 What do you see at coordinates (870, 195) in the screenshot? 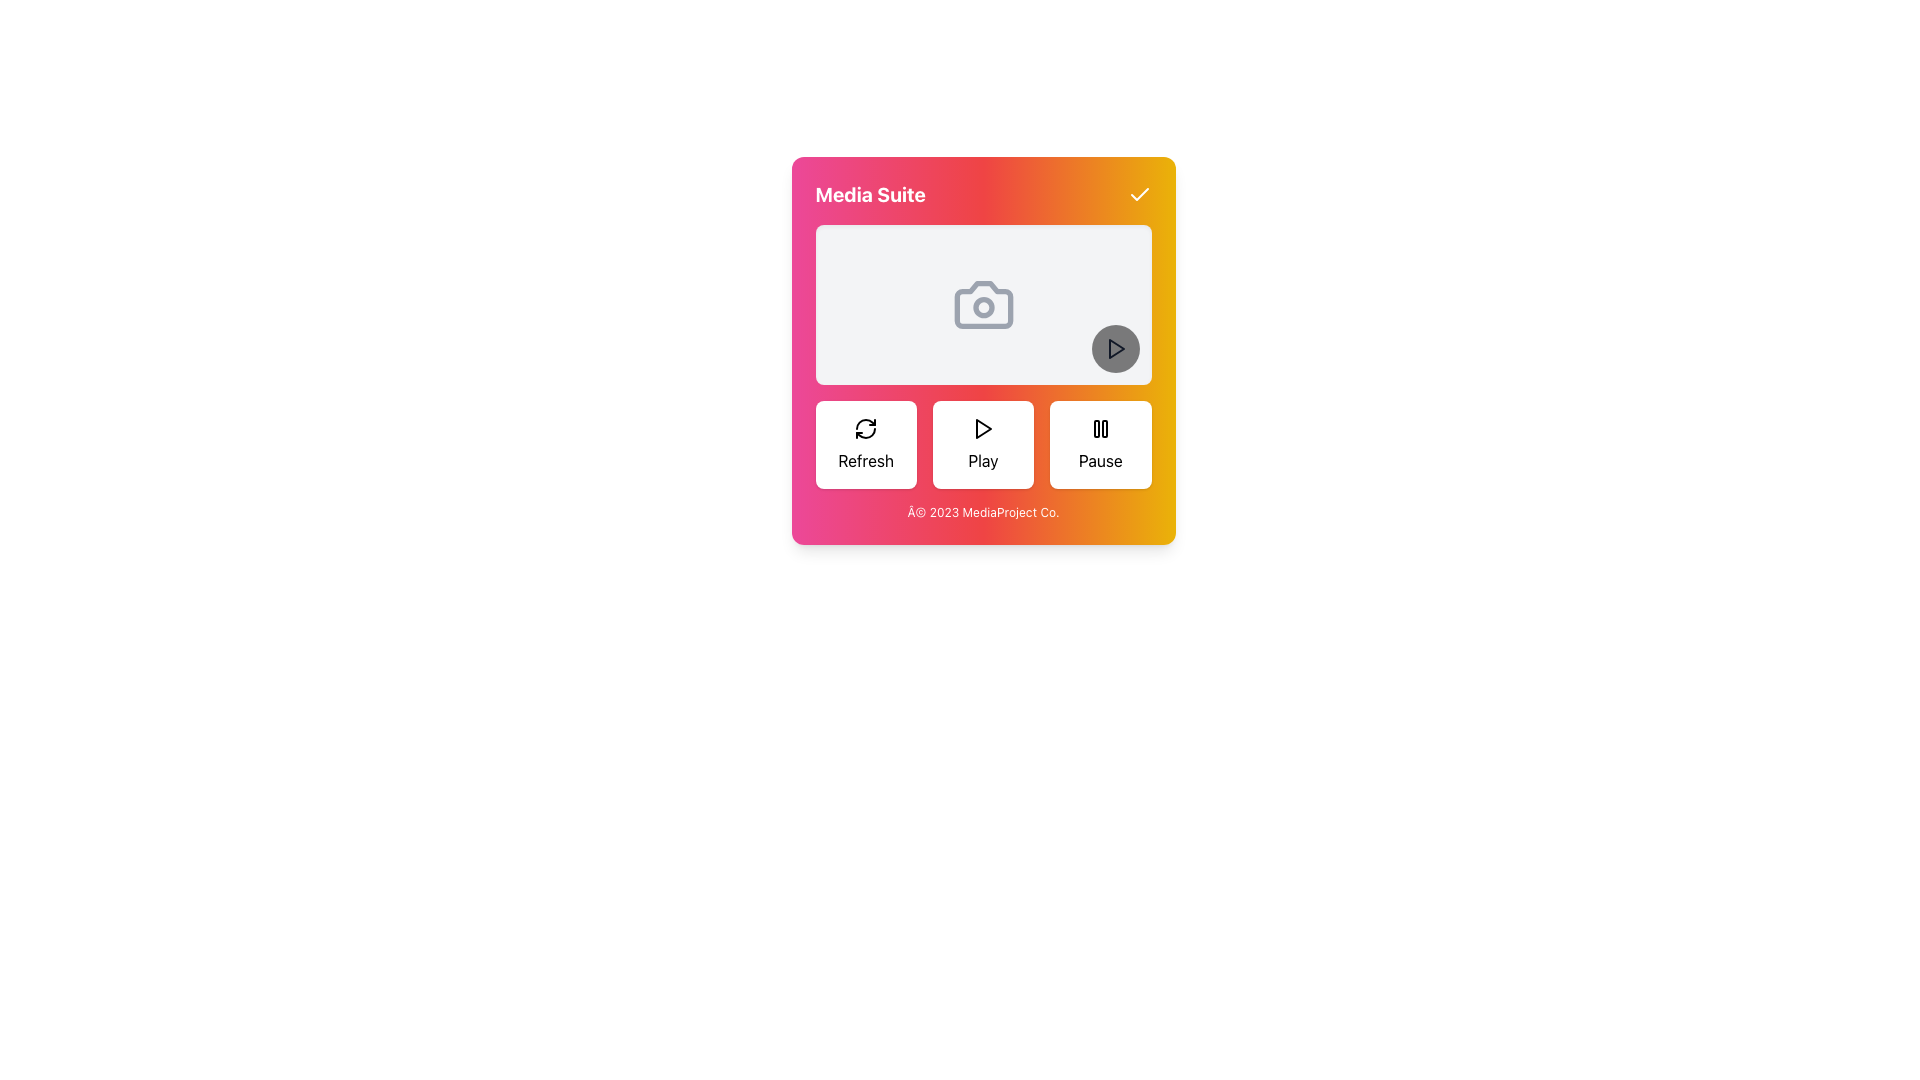
I see `text from the Text Label that serves as the title or header for the card interface, positioned at the top-left region of the card, to the left of the checkmark icon` at bounding box center [870, 195].